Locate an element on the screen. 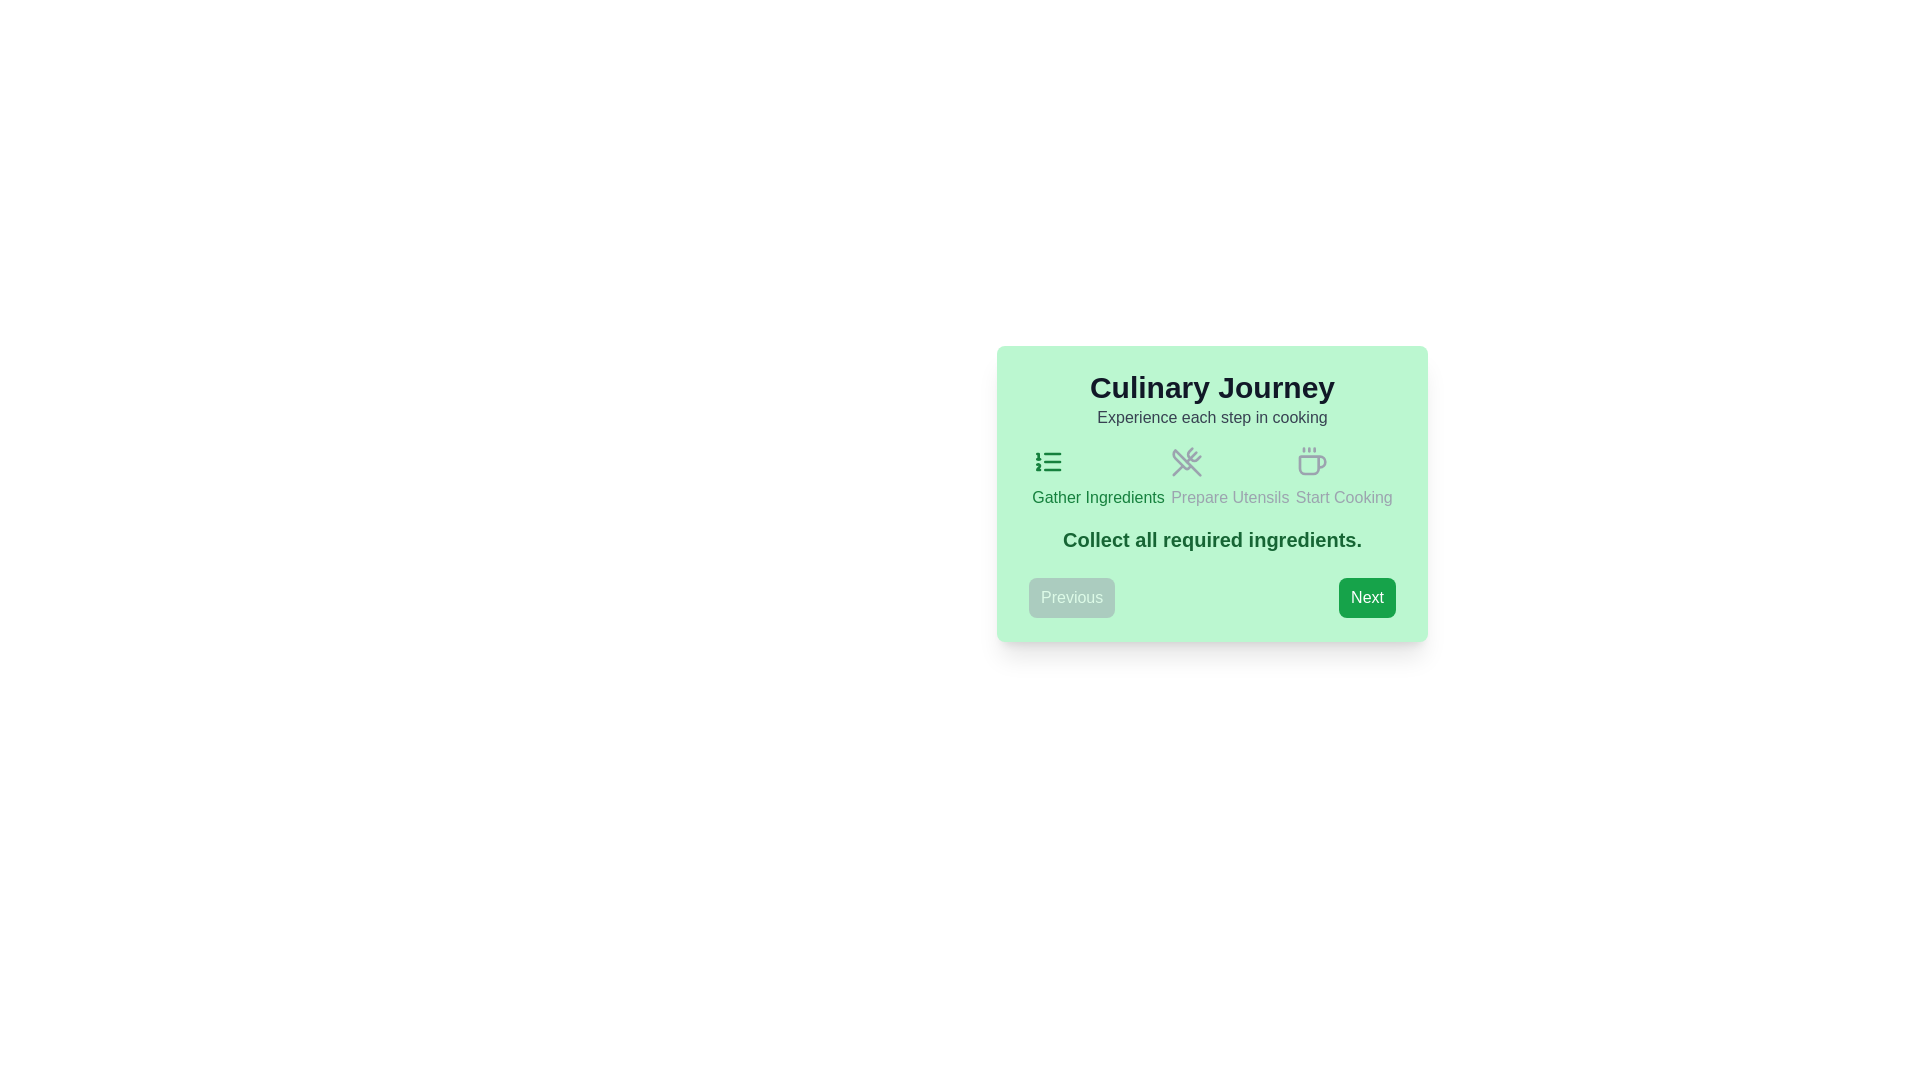  'Next' button to navigate to the next step is located at coordinates (1366, 596).